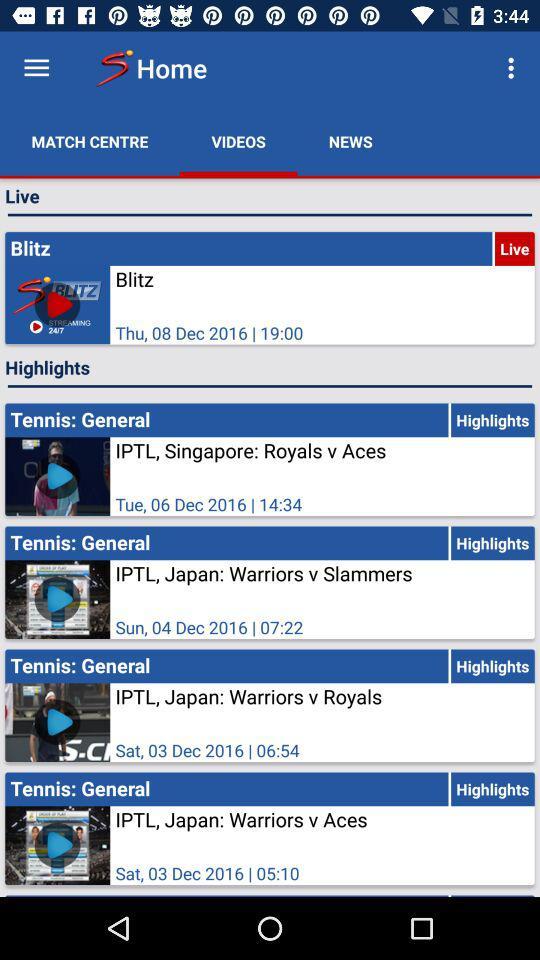 This screenshot has height=960, width=540. I want to click on icon above live, so click(349, 140).